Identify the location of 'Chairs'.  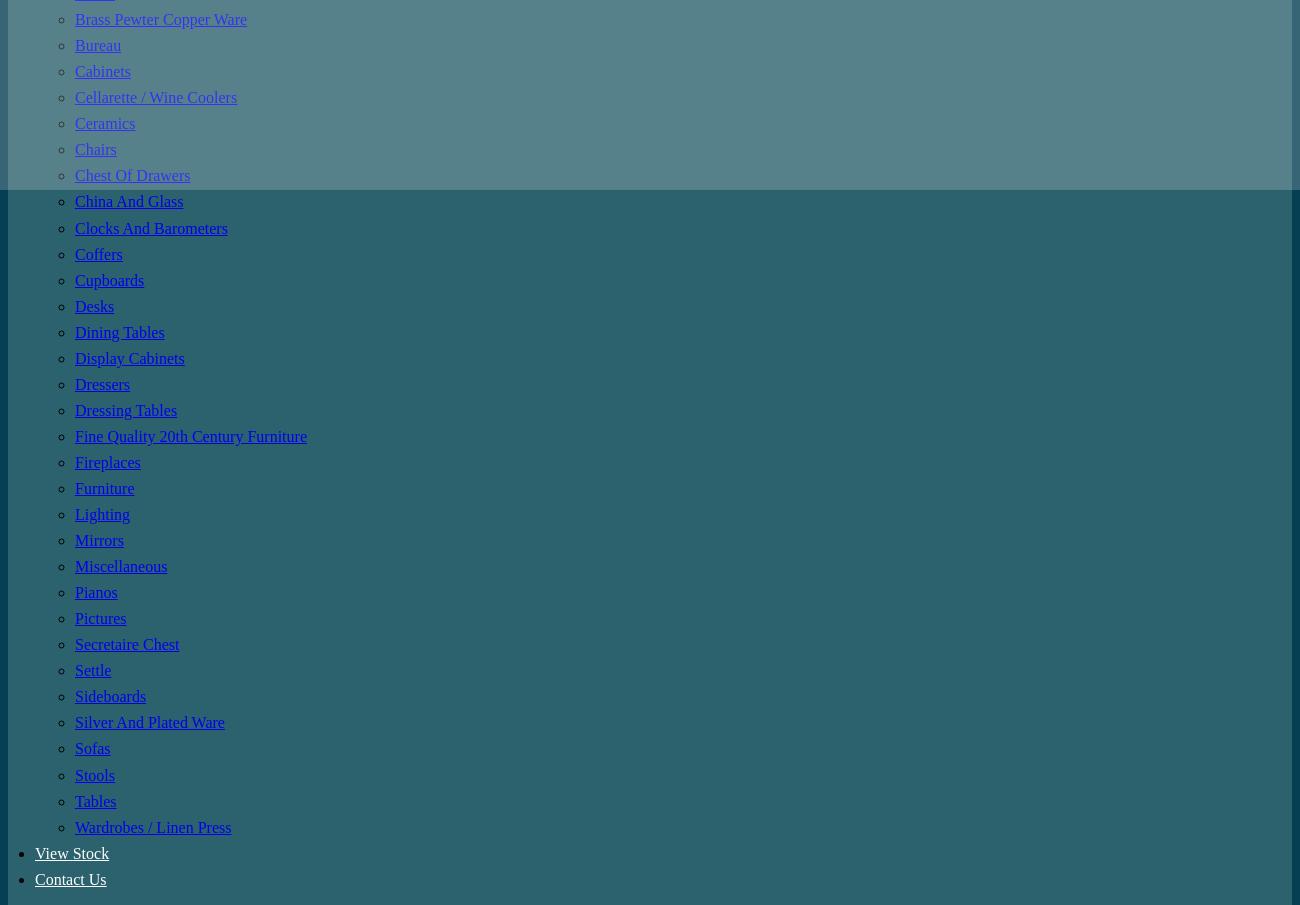
(95, 148).